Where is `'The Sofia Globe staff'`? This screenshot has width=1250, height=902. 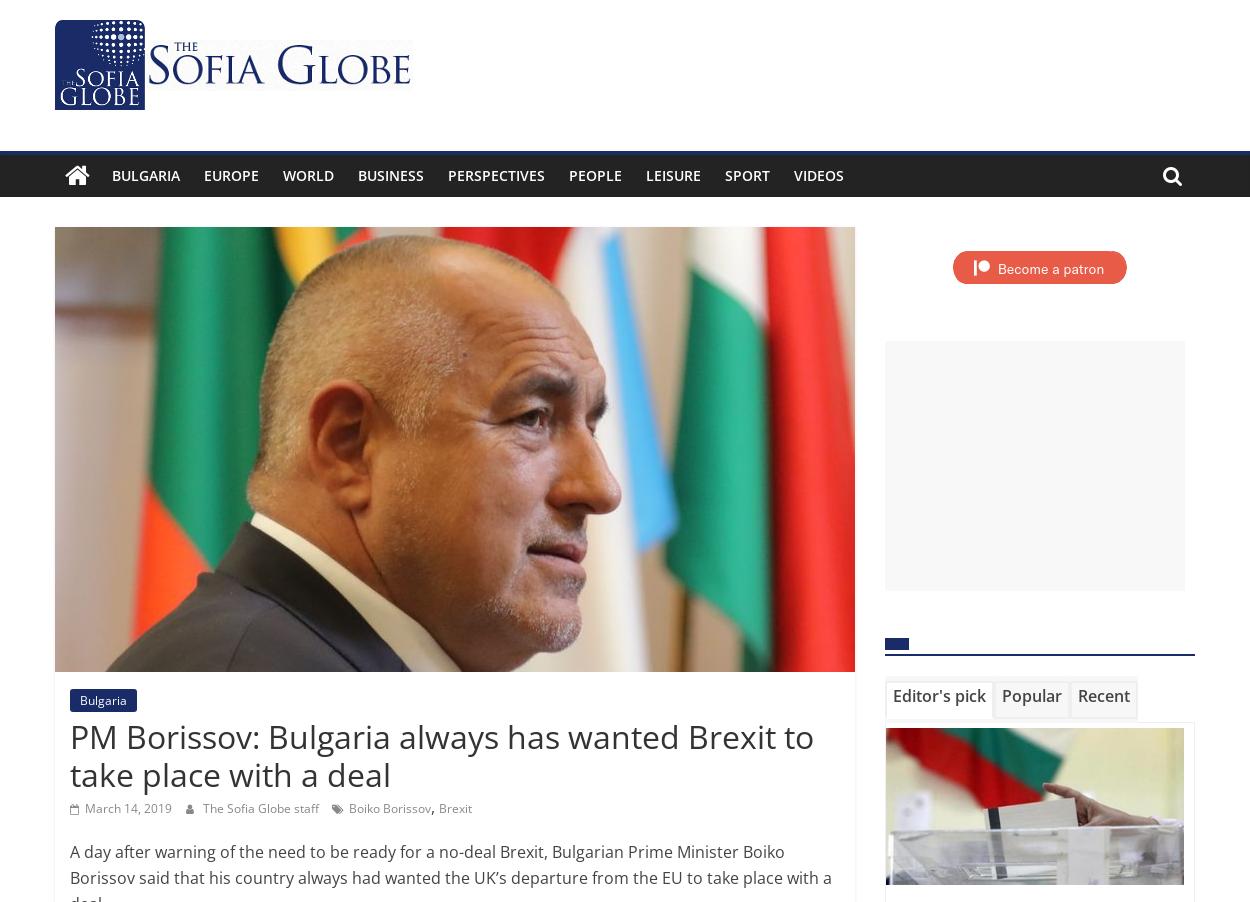
'The Sofia Globe staff' is located at coordinates (262, 806).